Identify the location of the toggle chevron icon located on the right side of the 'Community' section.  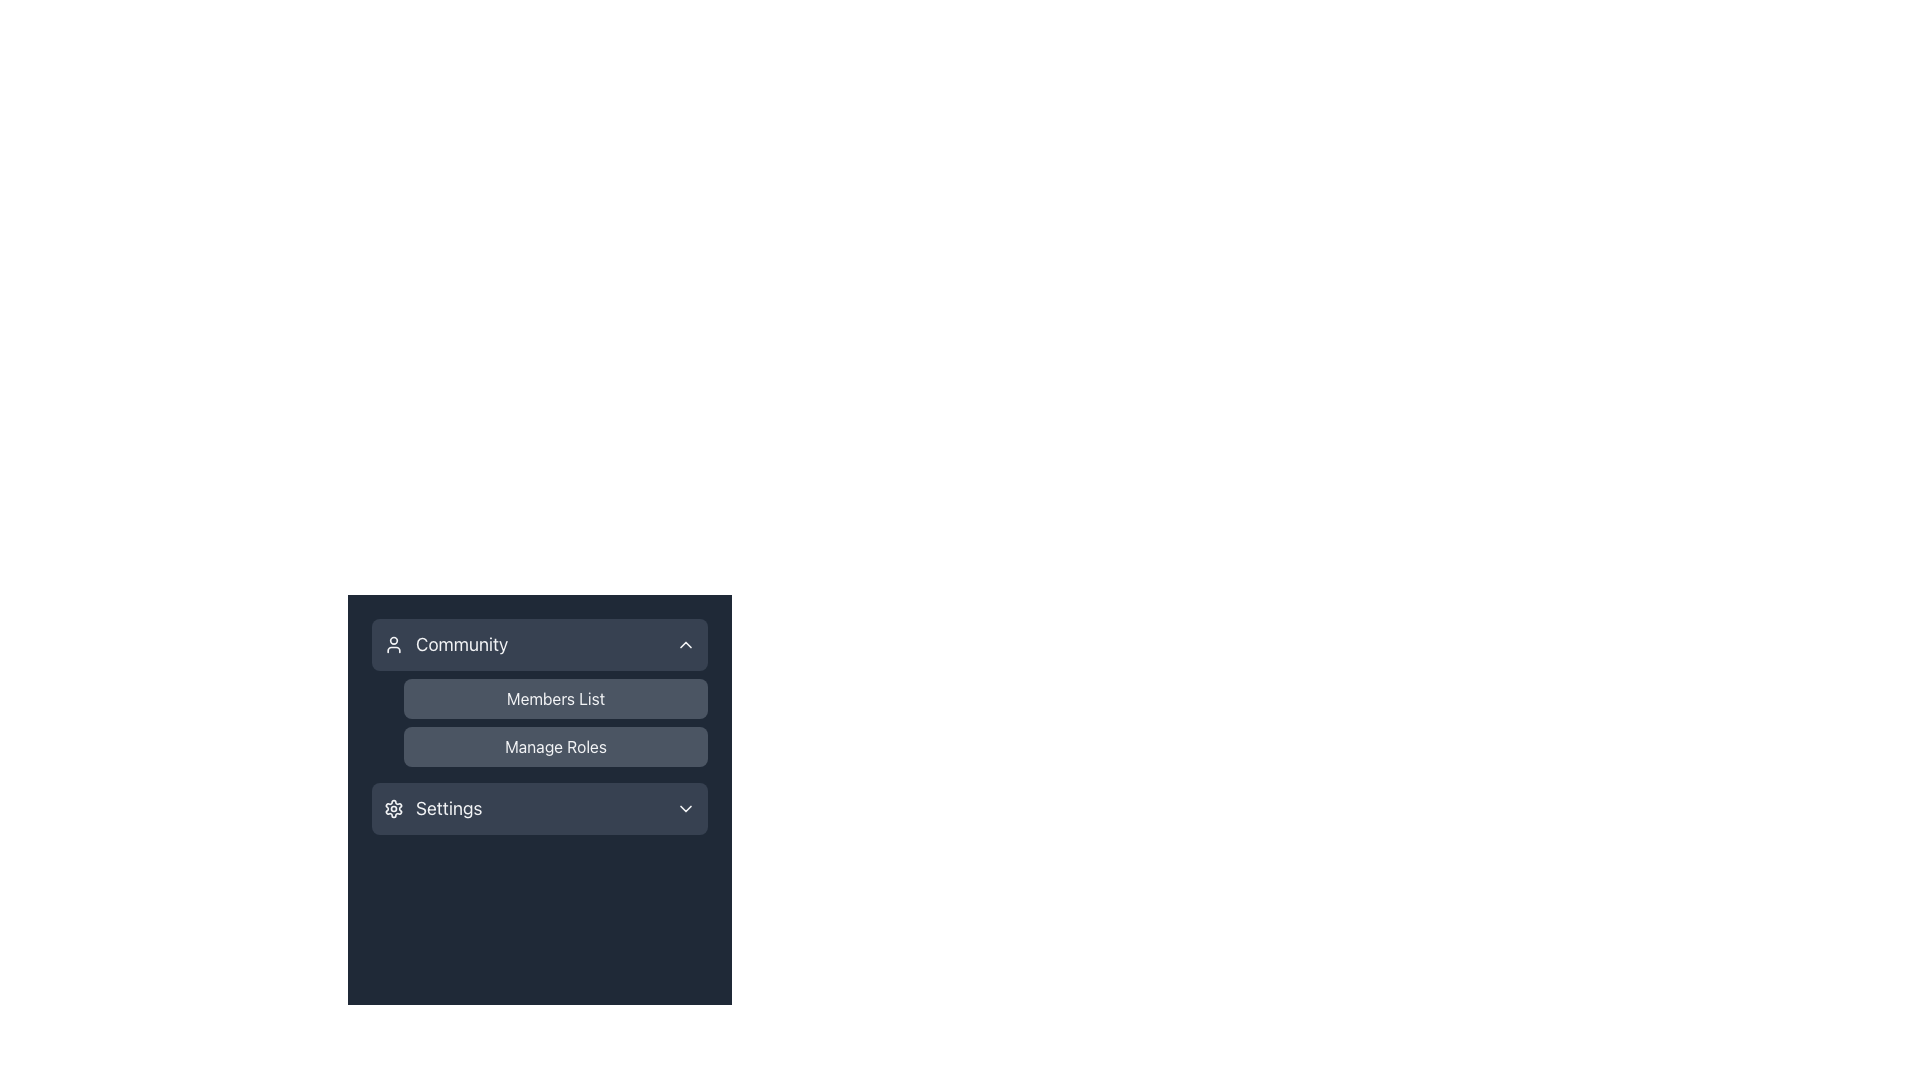
(686, 644).